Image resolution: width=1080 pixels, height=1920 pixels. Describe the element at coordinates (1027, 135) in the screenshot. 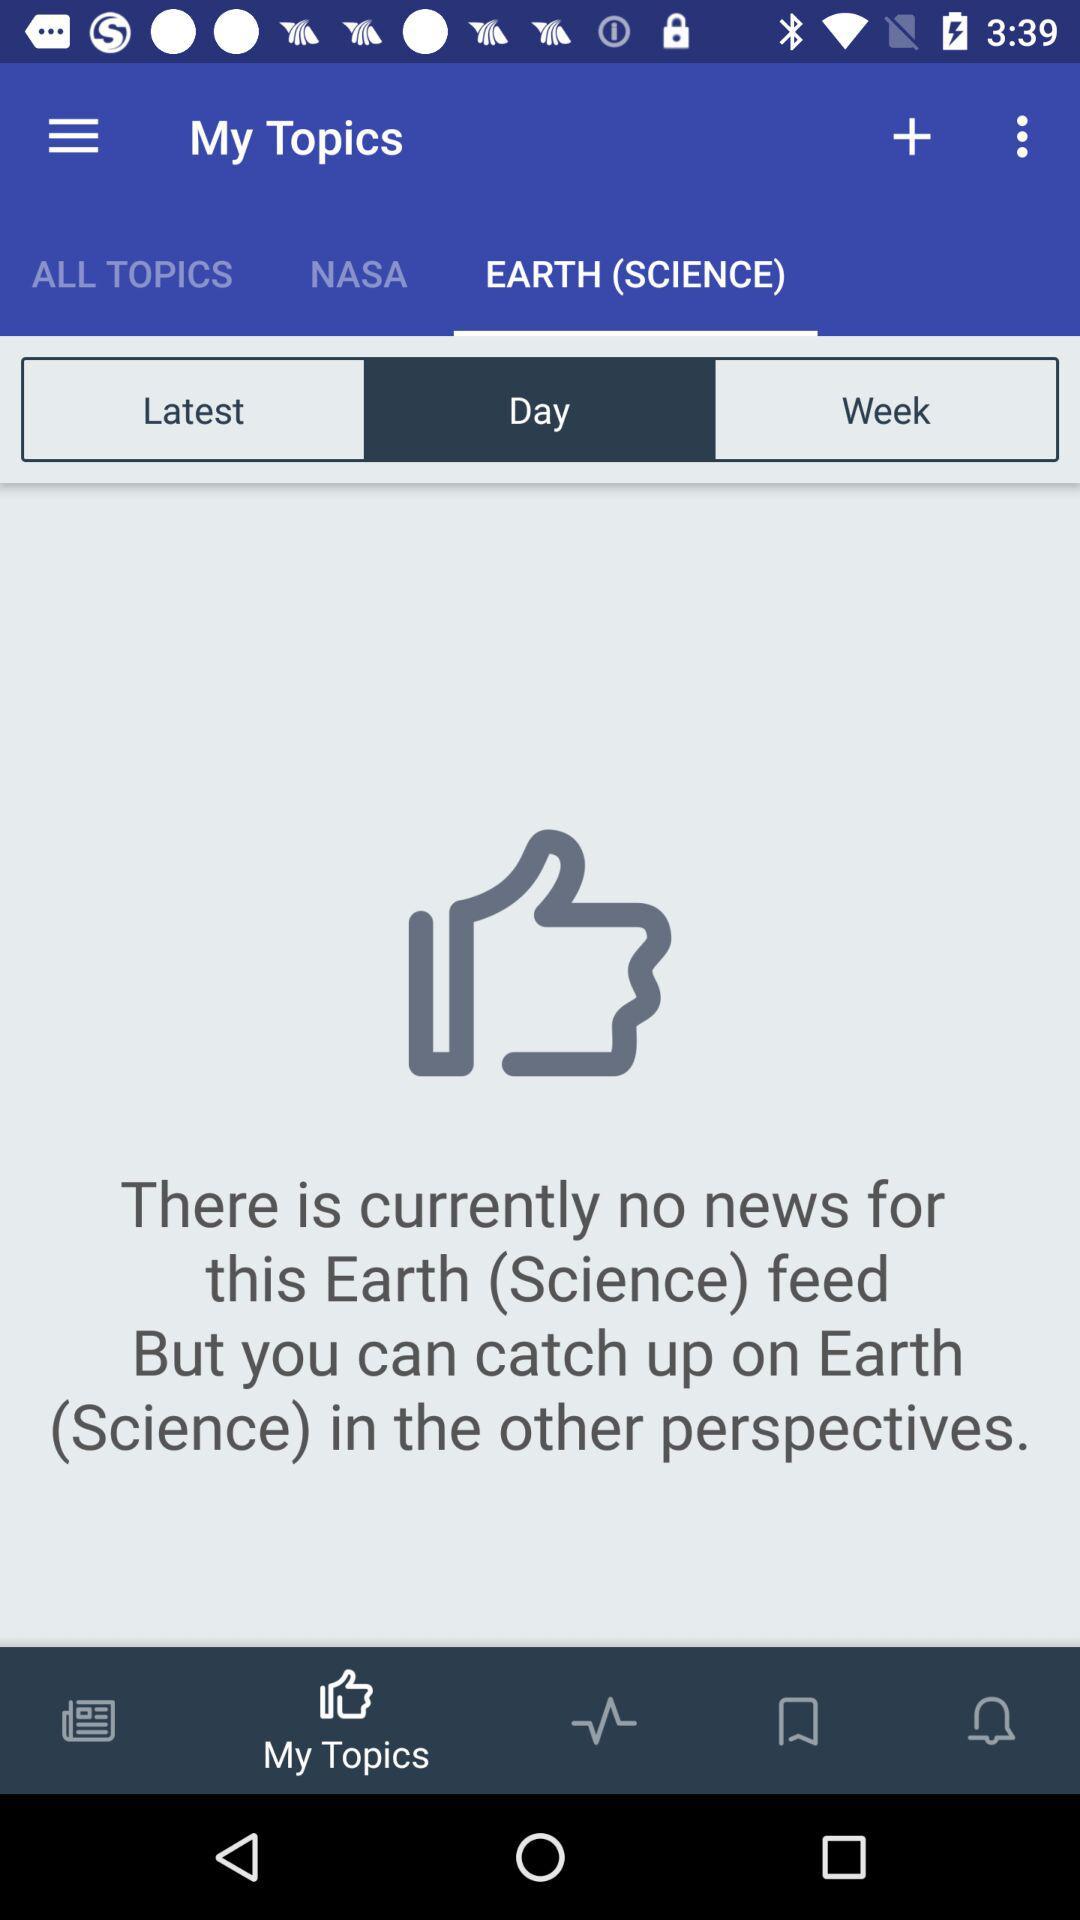

I see `icon above week icon` at that location.